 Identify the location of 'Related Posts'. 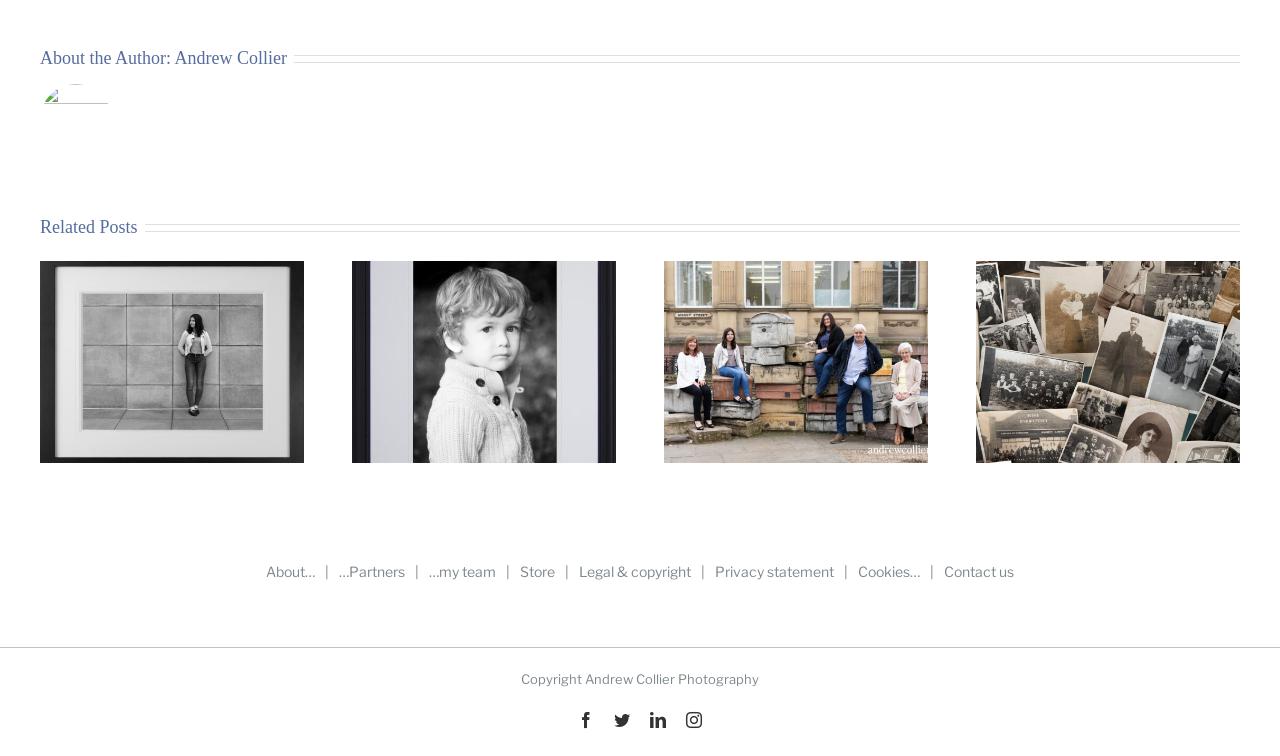
(87, 227).